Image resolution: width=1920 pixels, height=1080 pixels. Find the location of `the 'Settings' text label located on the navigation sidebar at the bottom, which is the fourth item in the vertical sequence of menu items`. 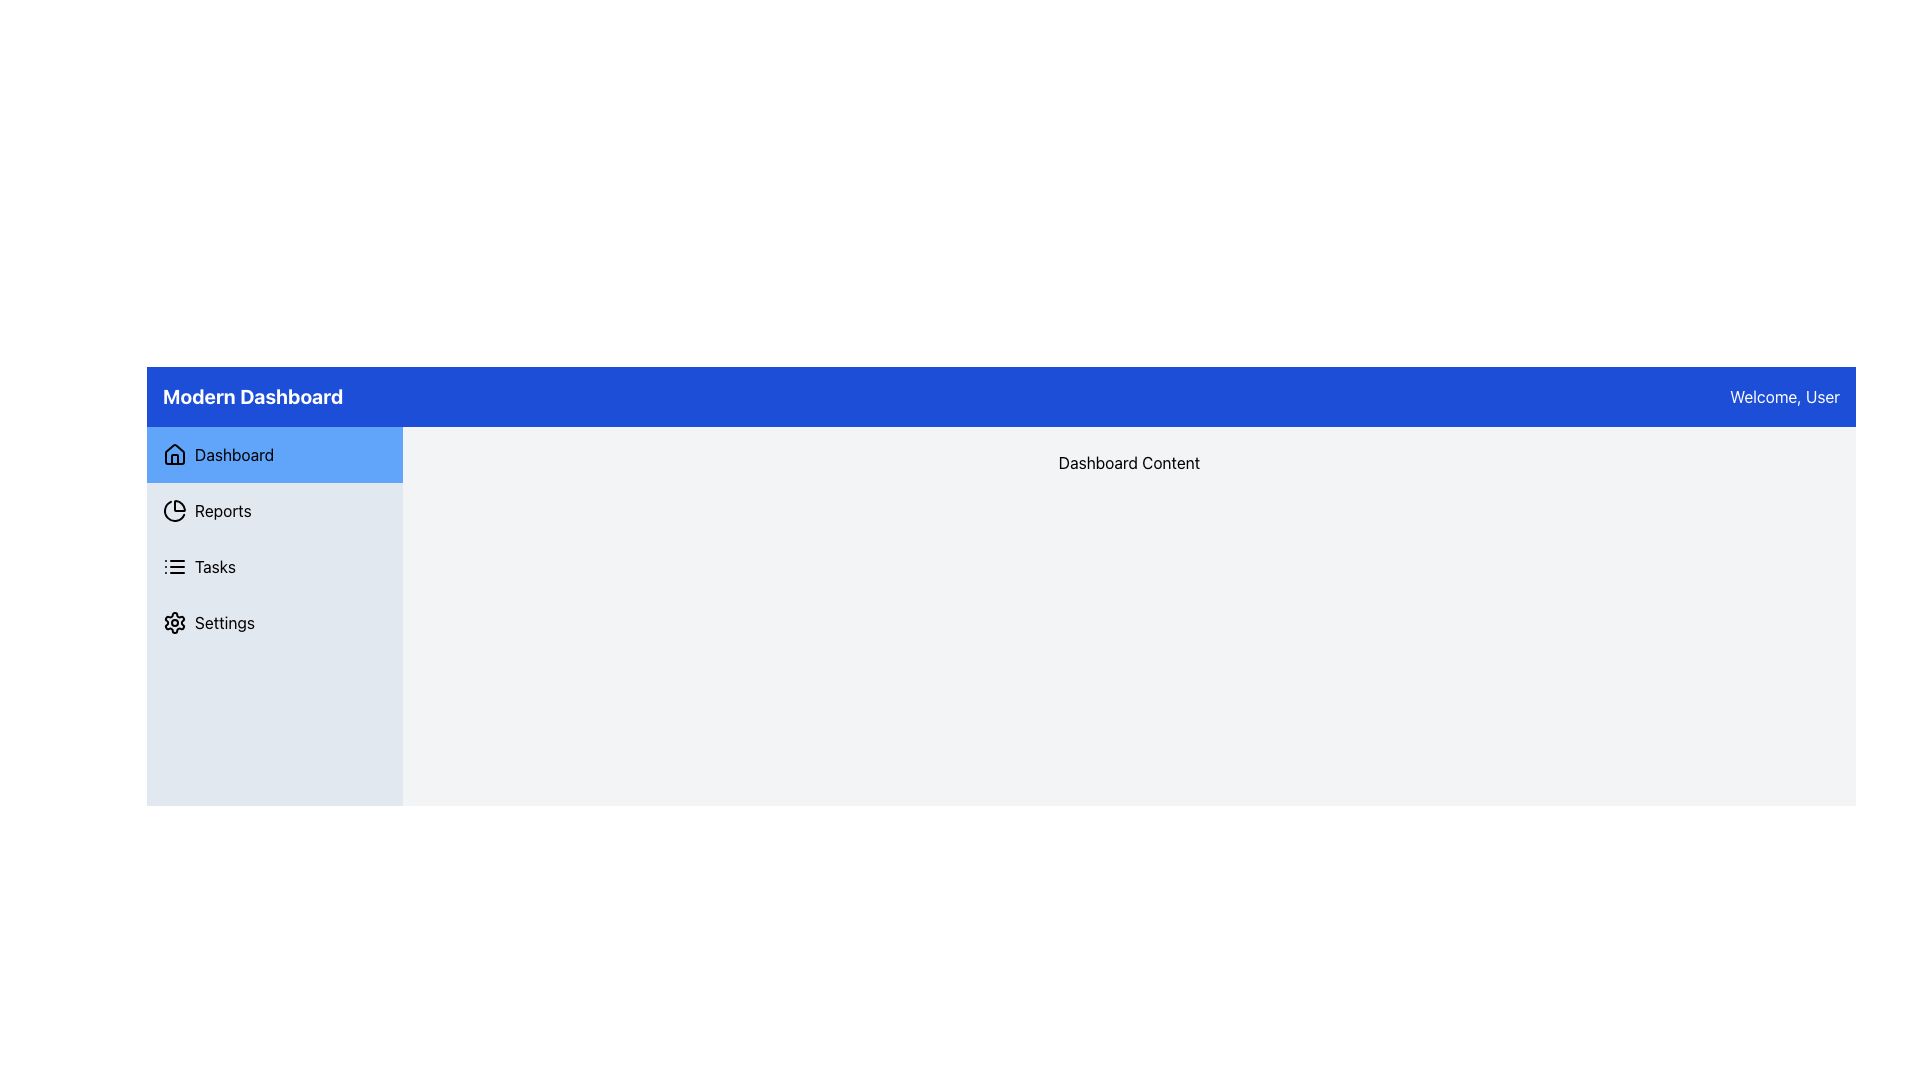

the 'Settings' text label located on the navigation sidebar at the bottom, which is the fourth item in the vertical sequence of menu items is located at coordinates (225, 622).